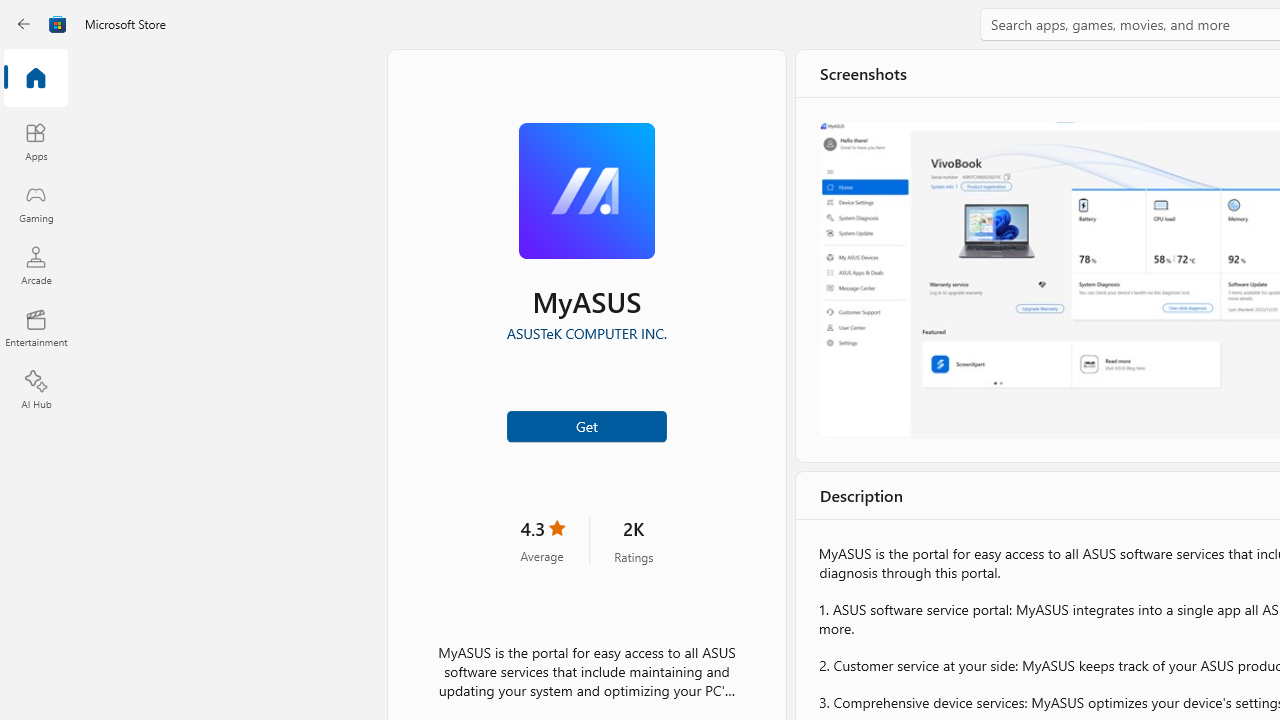 The image size is (1280, 720). What do you see at coordinates (585, 424) in the screenshot?
I see `'Get'` at bounding box center [585, 424].